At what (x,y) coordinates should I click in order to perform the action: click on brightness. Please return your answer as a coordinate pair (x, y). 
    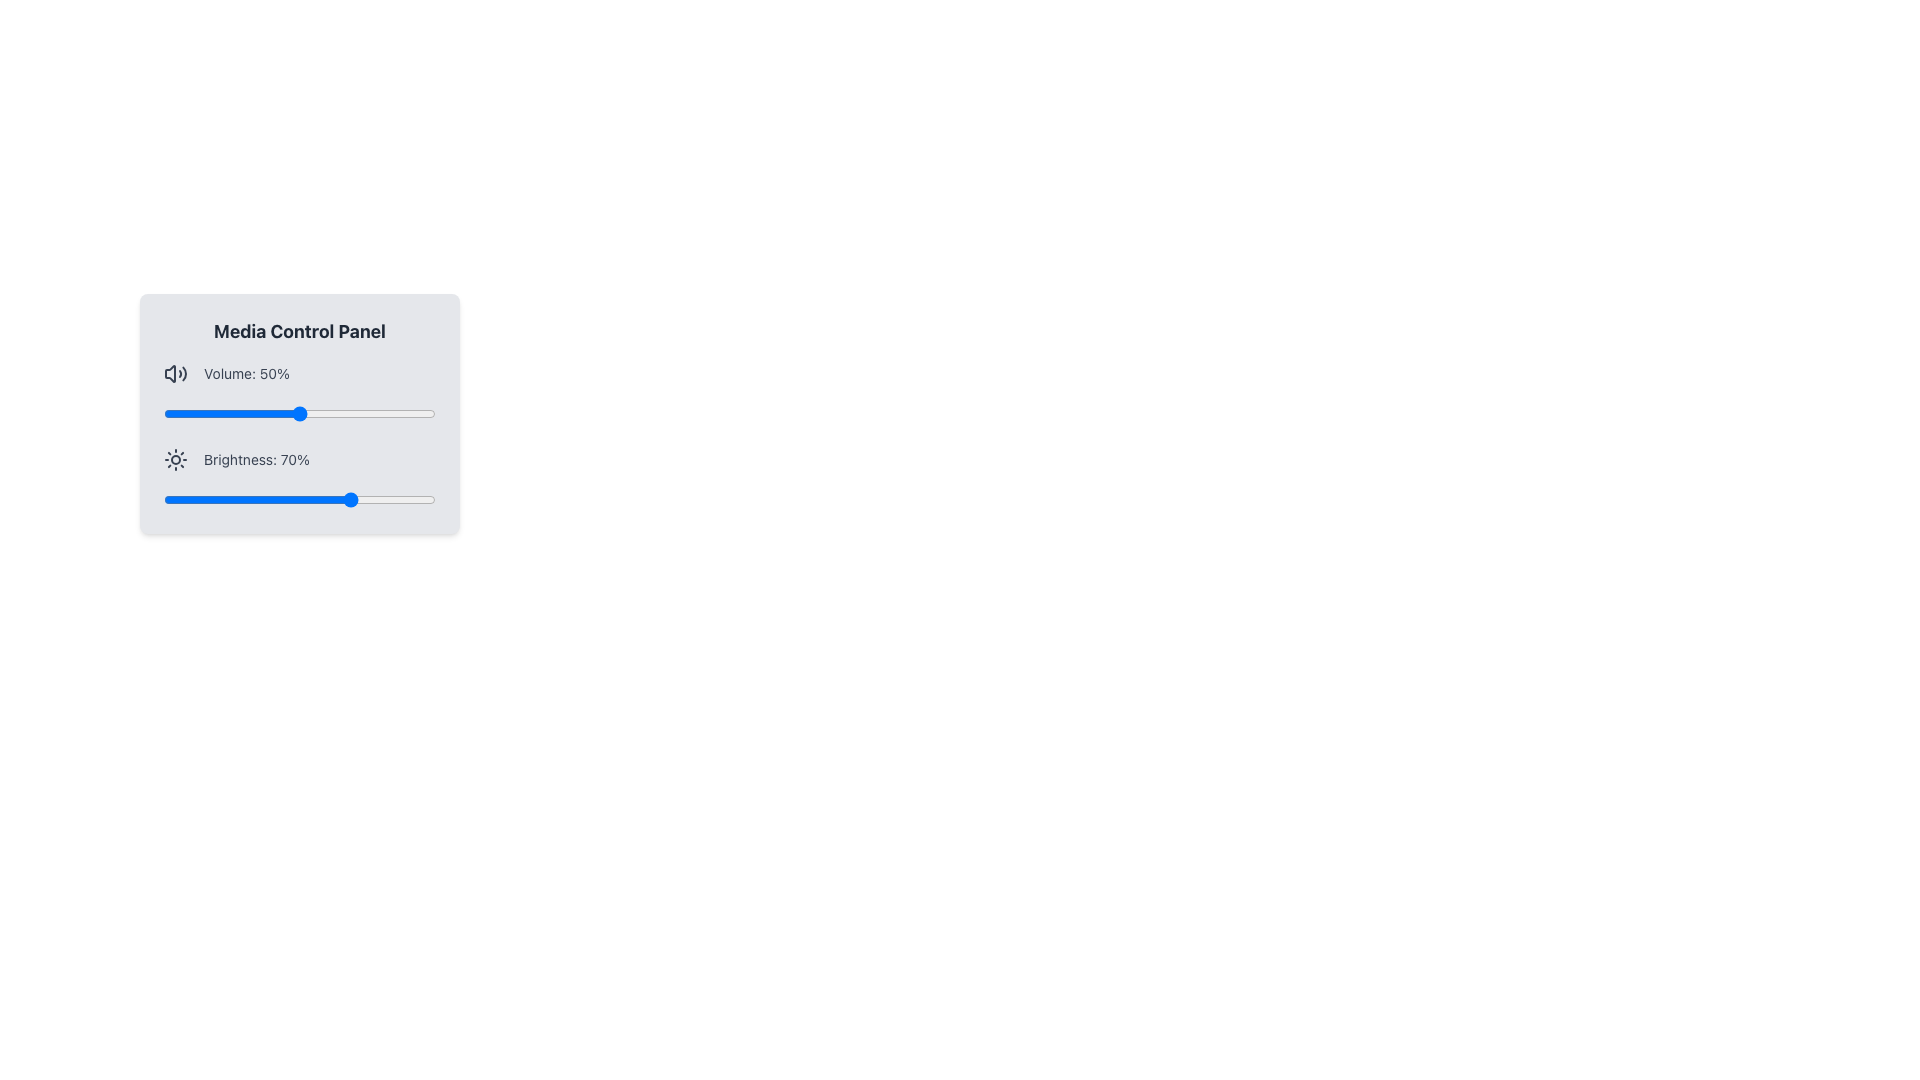
    Looking at the image, I should click on (332, 499).